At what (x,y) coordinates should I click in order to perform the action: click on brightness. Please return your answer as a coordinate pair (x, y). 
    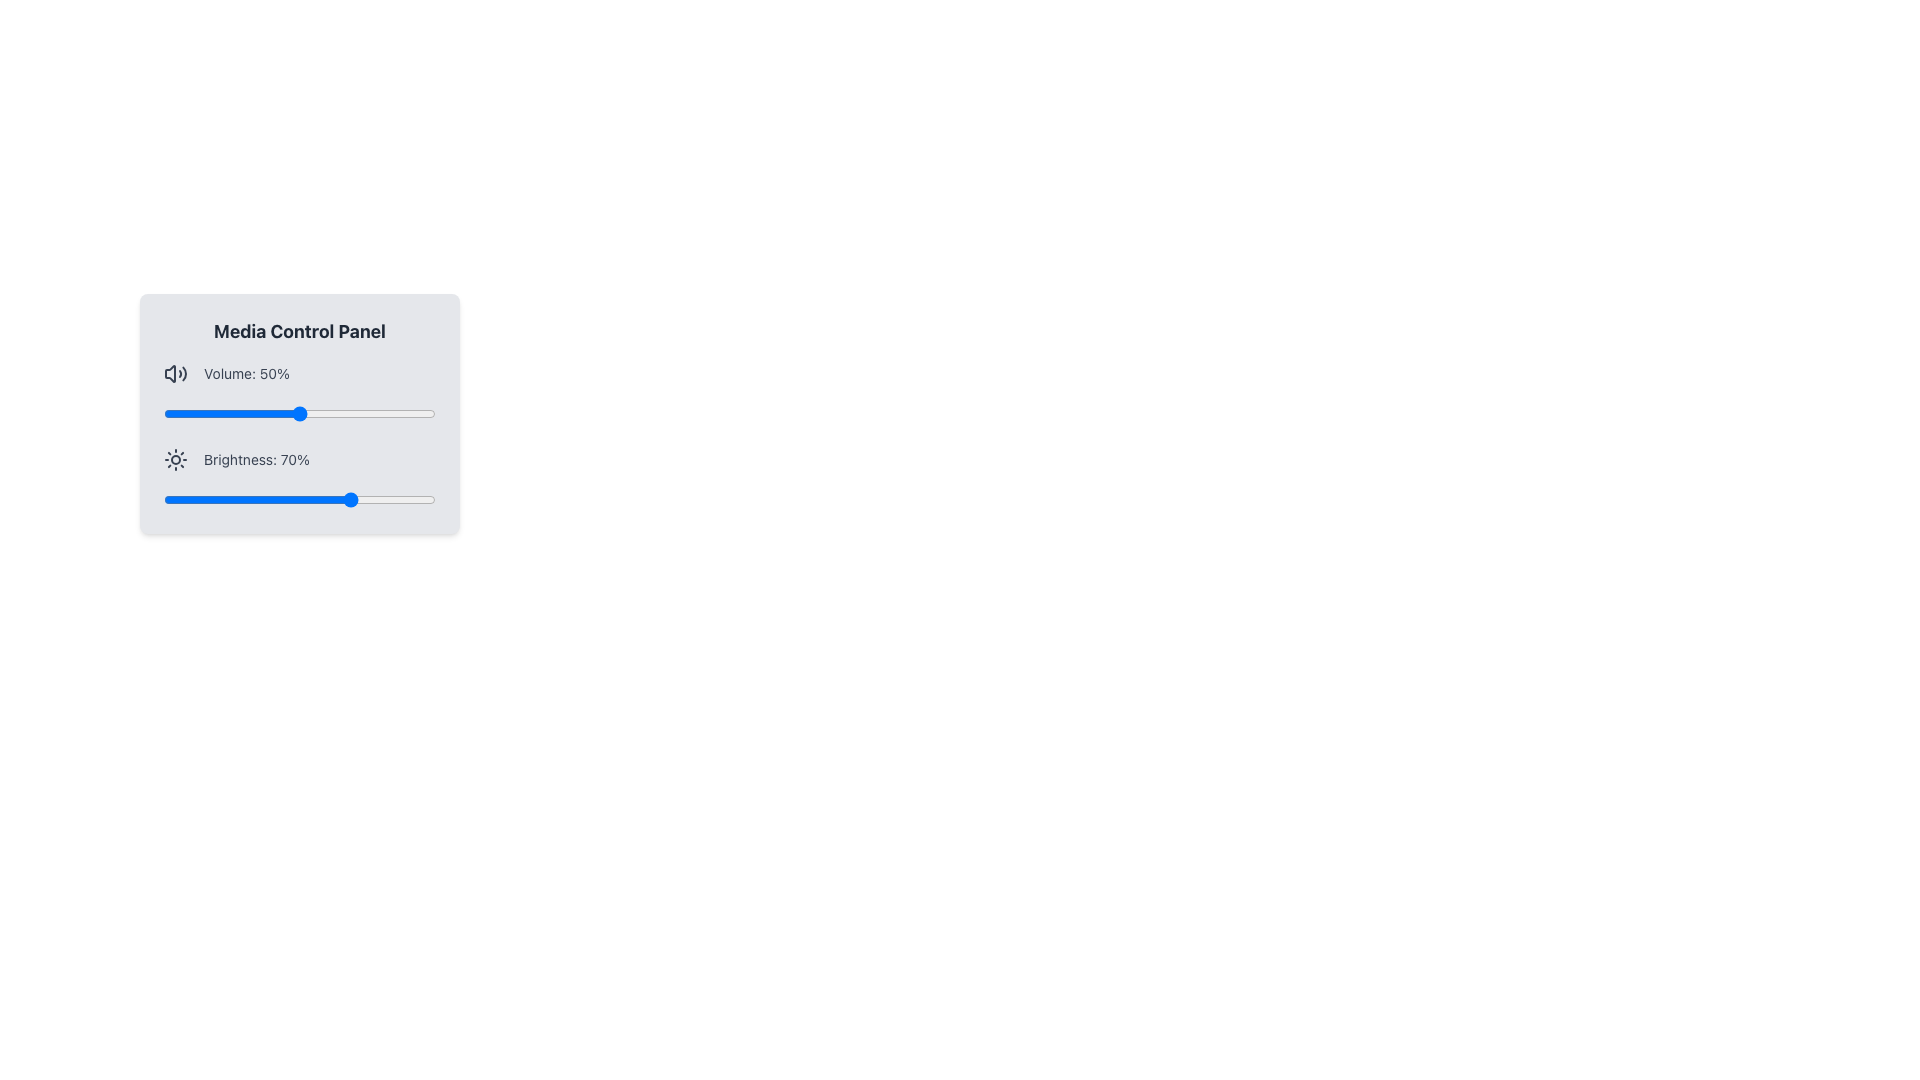
    Looking at the image, I should click on (332, 499).